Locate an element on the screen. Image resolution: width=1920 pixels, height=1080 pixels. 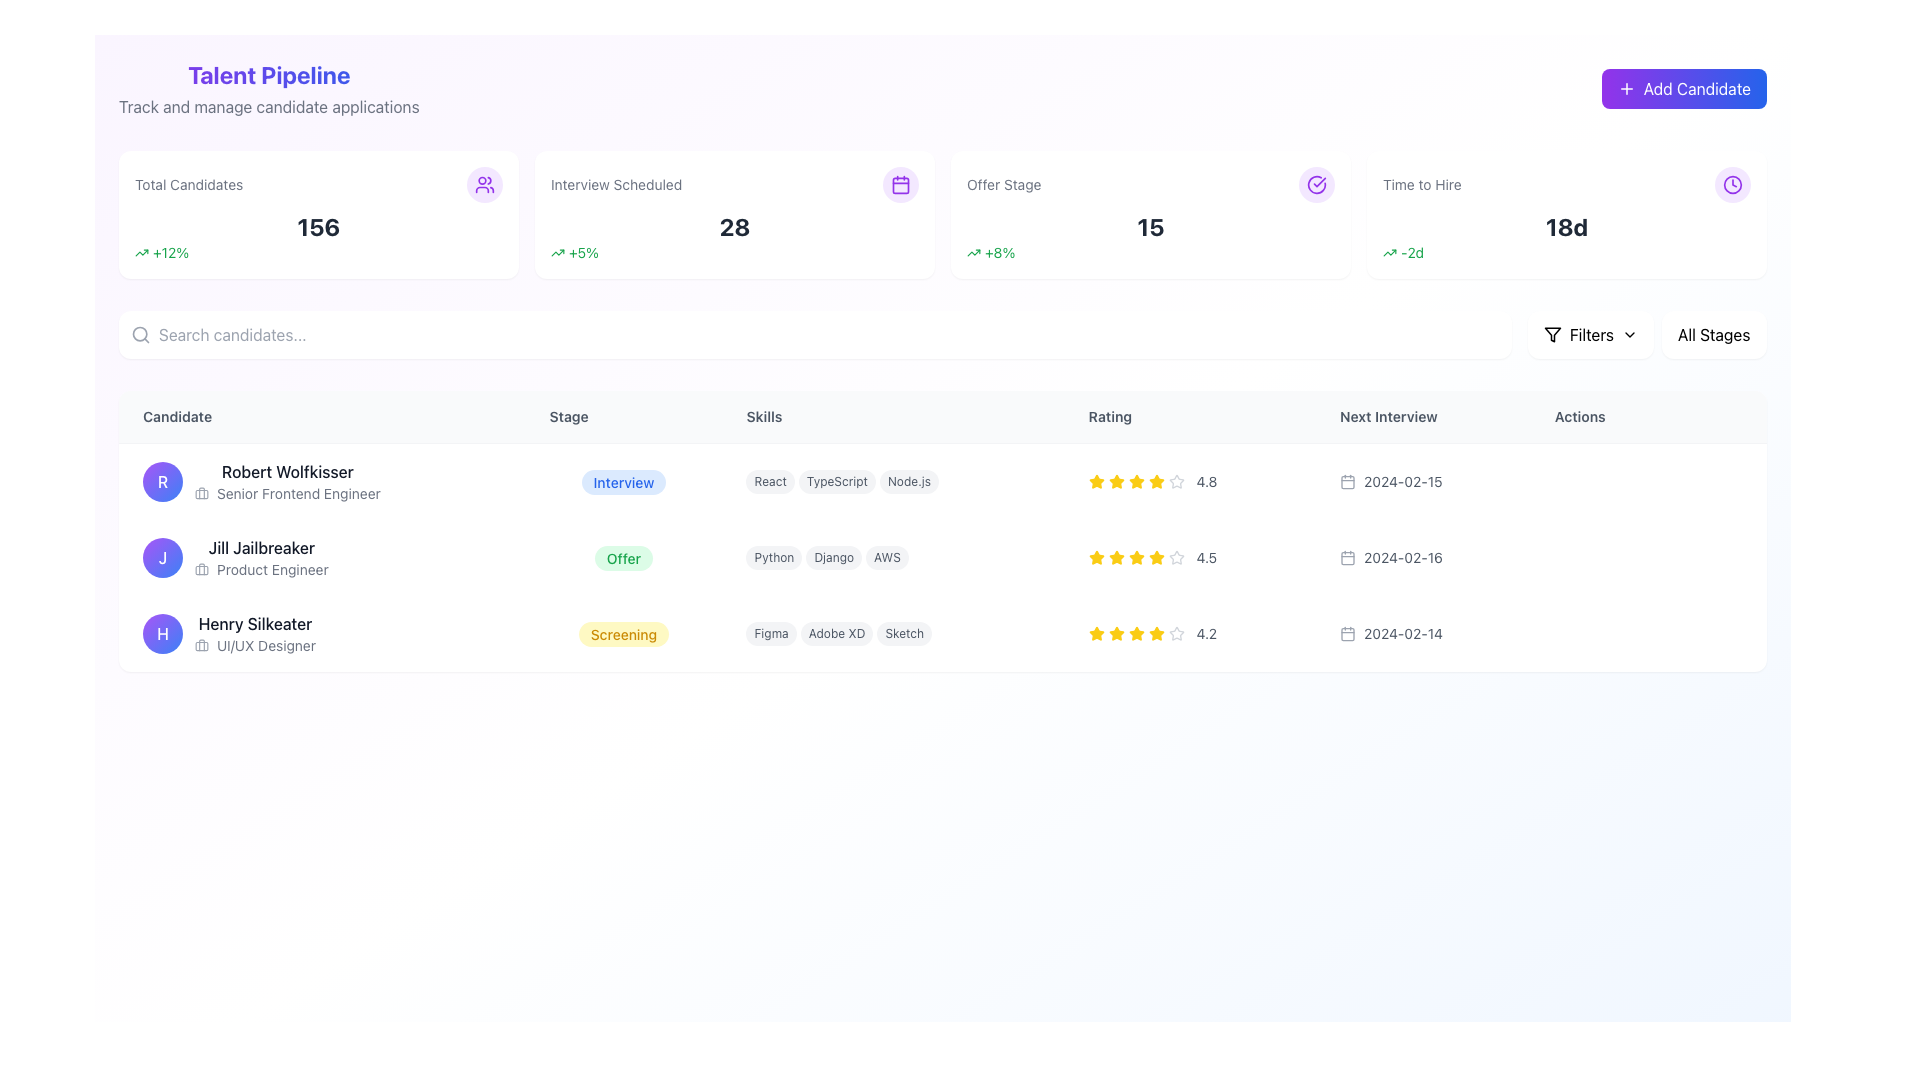
date displayed in the 'Next Interview' column for the candidate 'Henry Silkeater', which shows '2024-02-14' accompanied by a calendar icon is located at coordinates (1422, 633).